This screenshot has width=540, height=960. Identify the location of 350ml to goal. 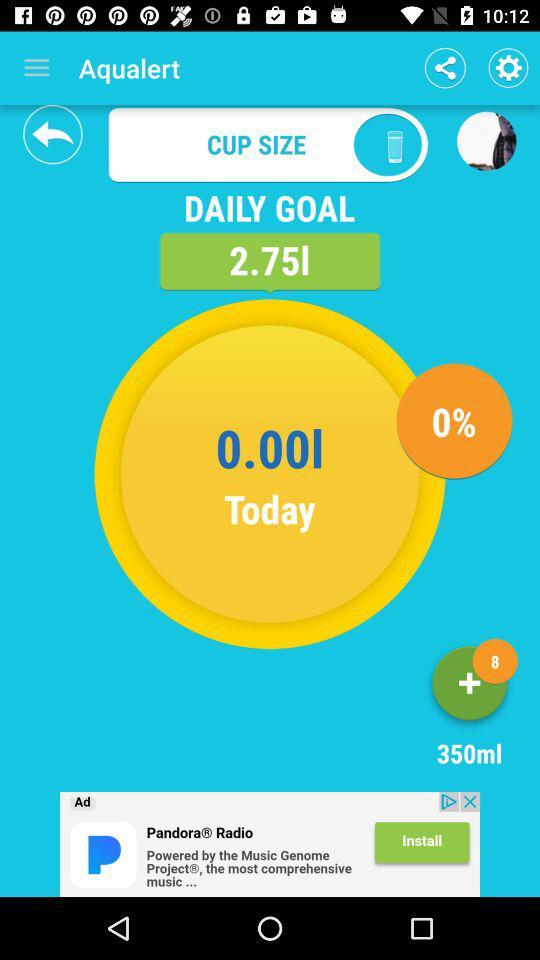
(469, 687).